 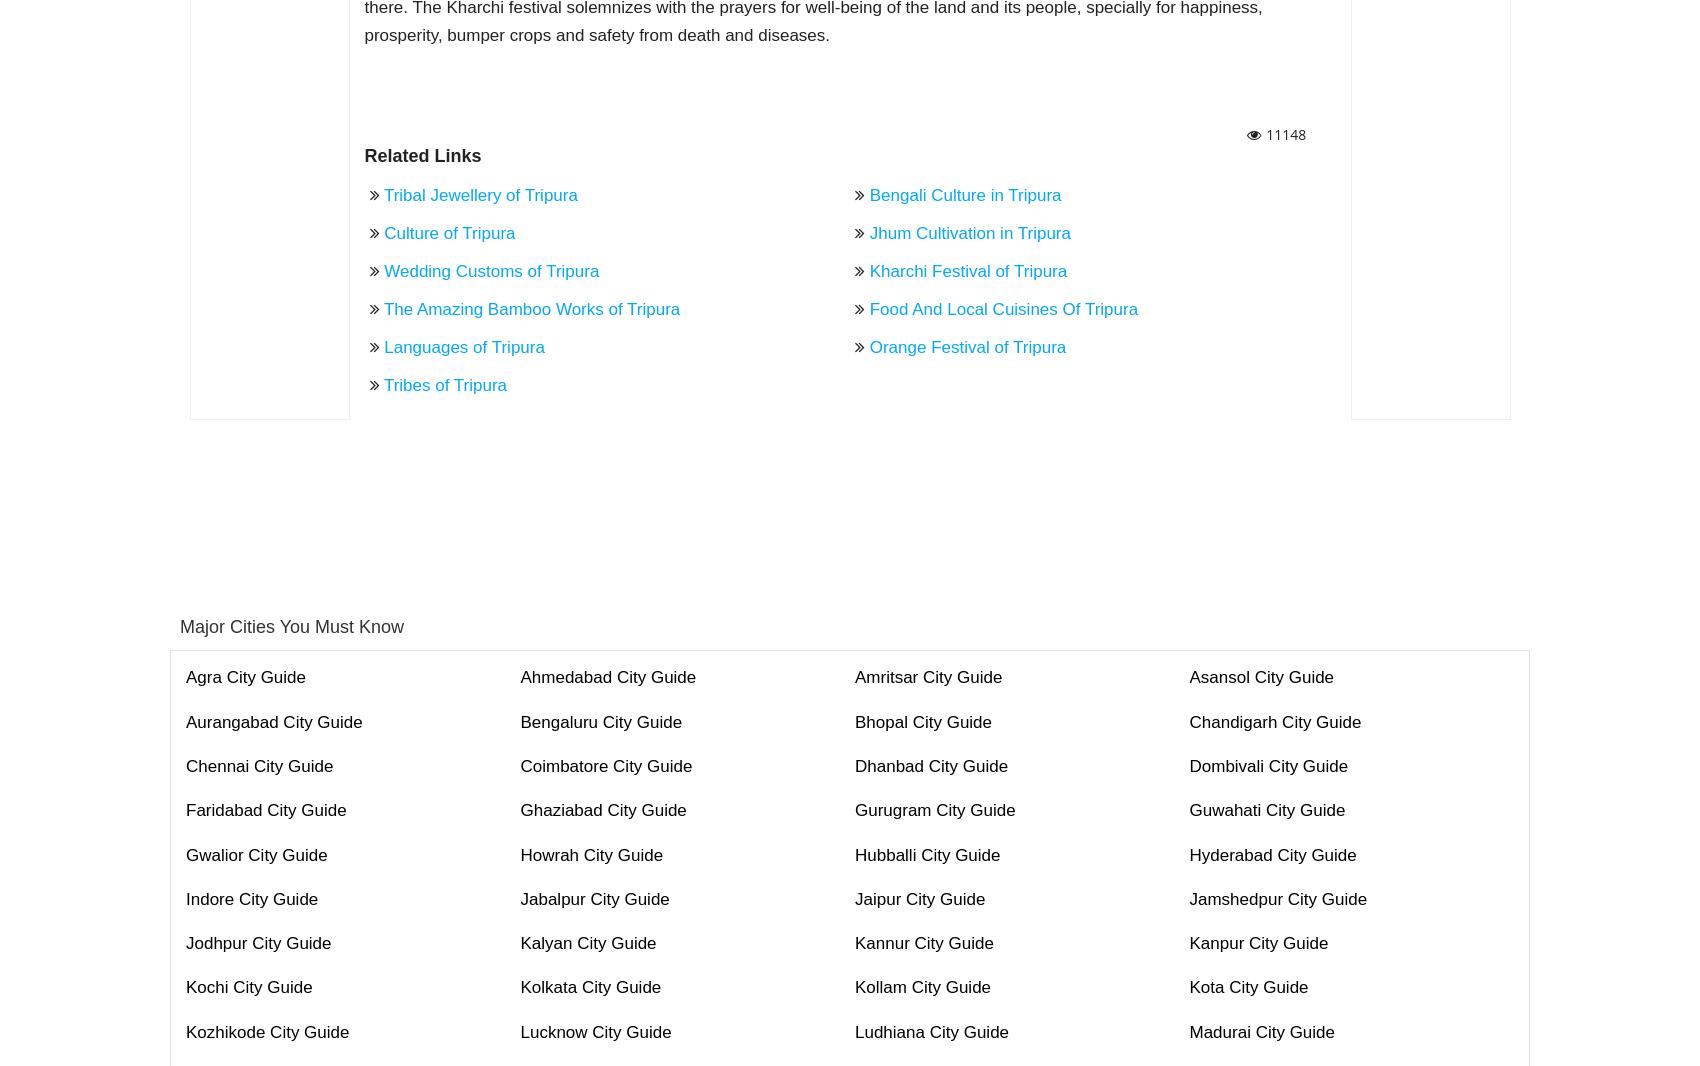 I want to click on 'Dombivali City Guide', so click(x=1267, y=765).